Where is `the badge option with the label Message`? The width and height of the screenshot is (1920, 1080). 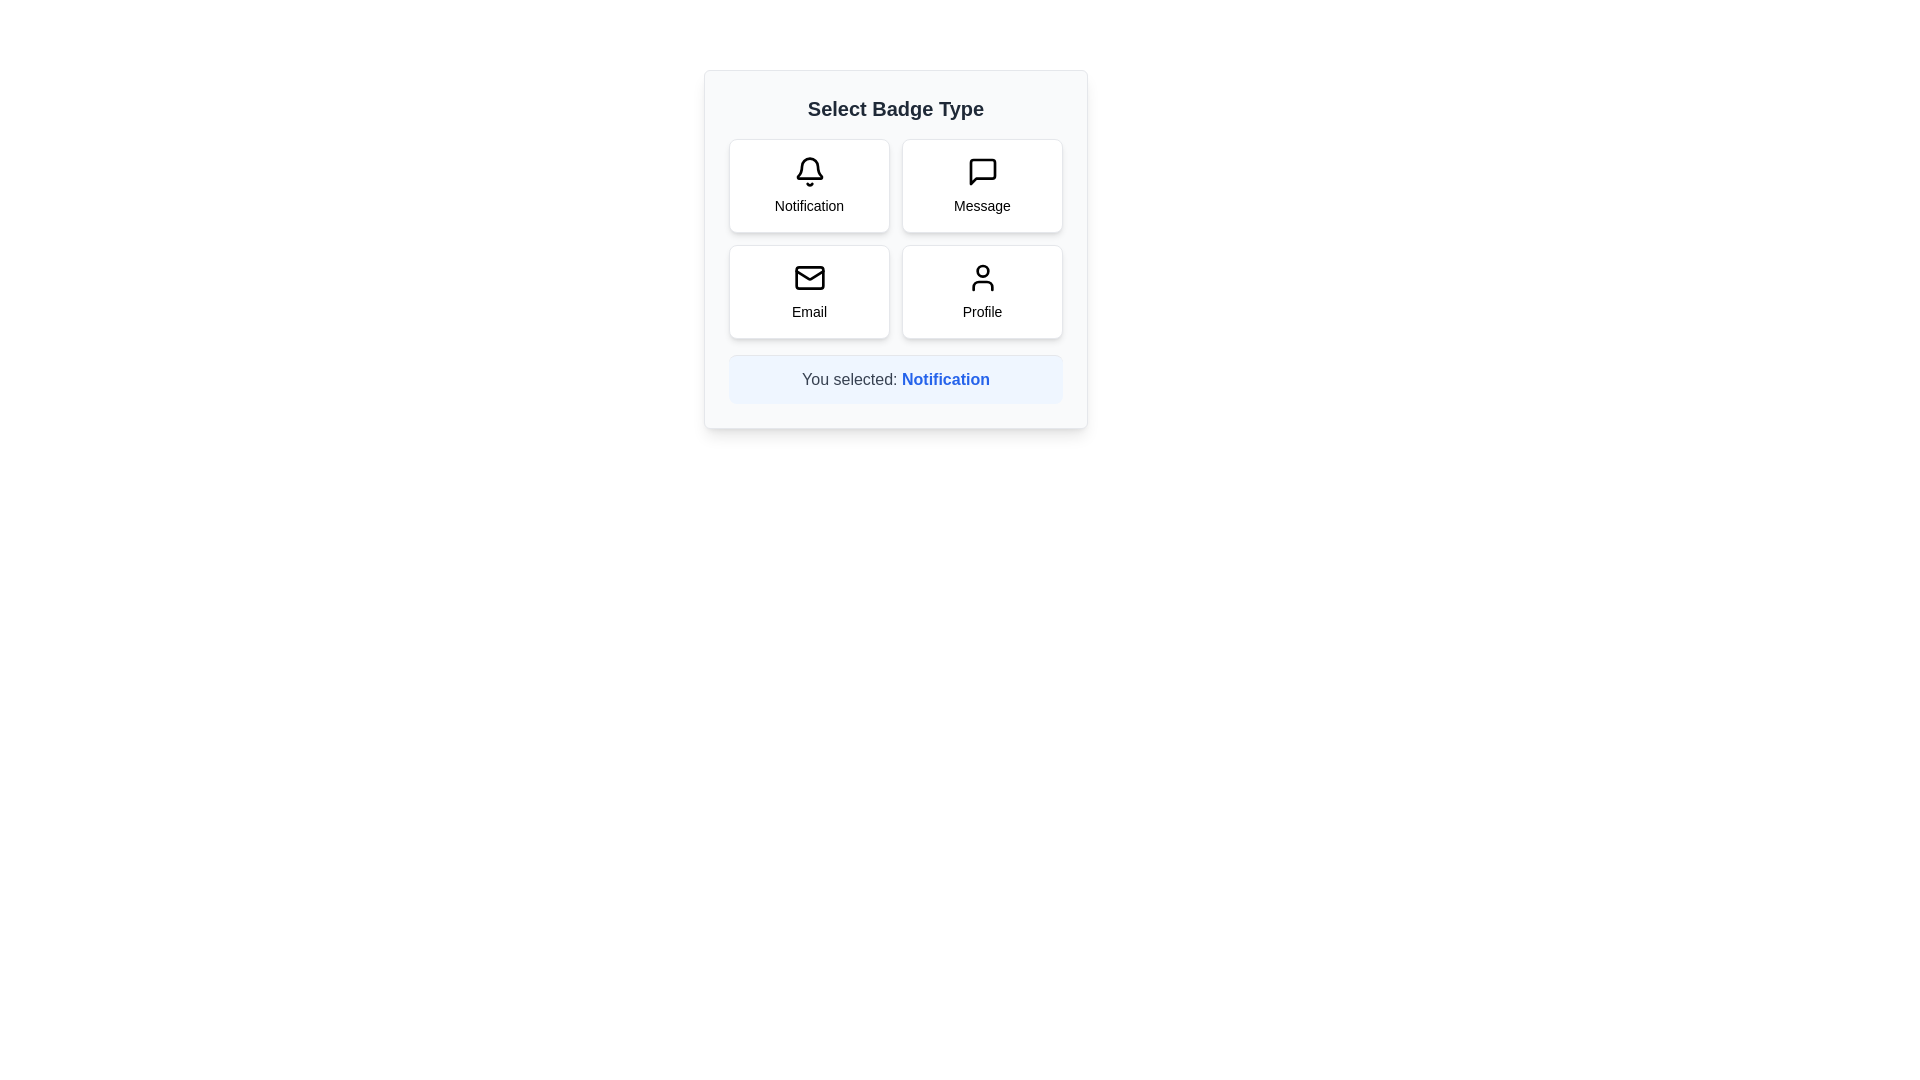
the badge option with the label Message is located at coordinates (982, 185).